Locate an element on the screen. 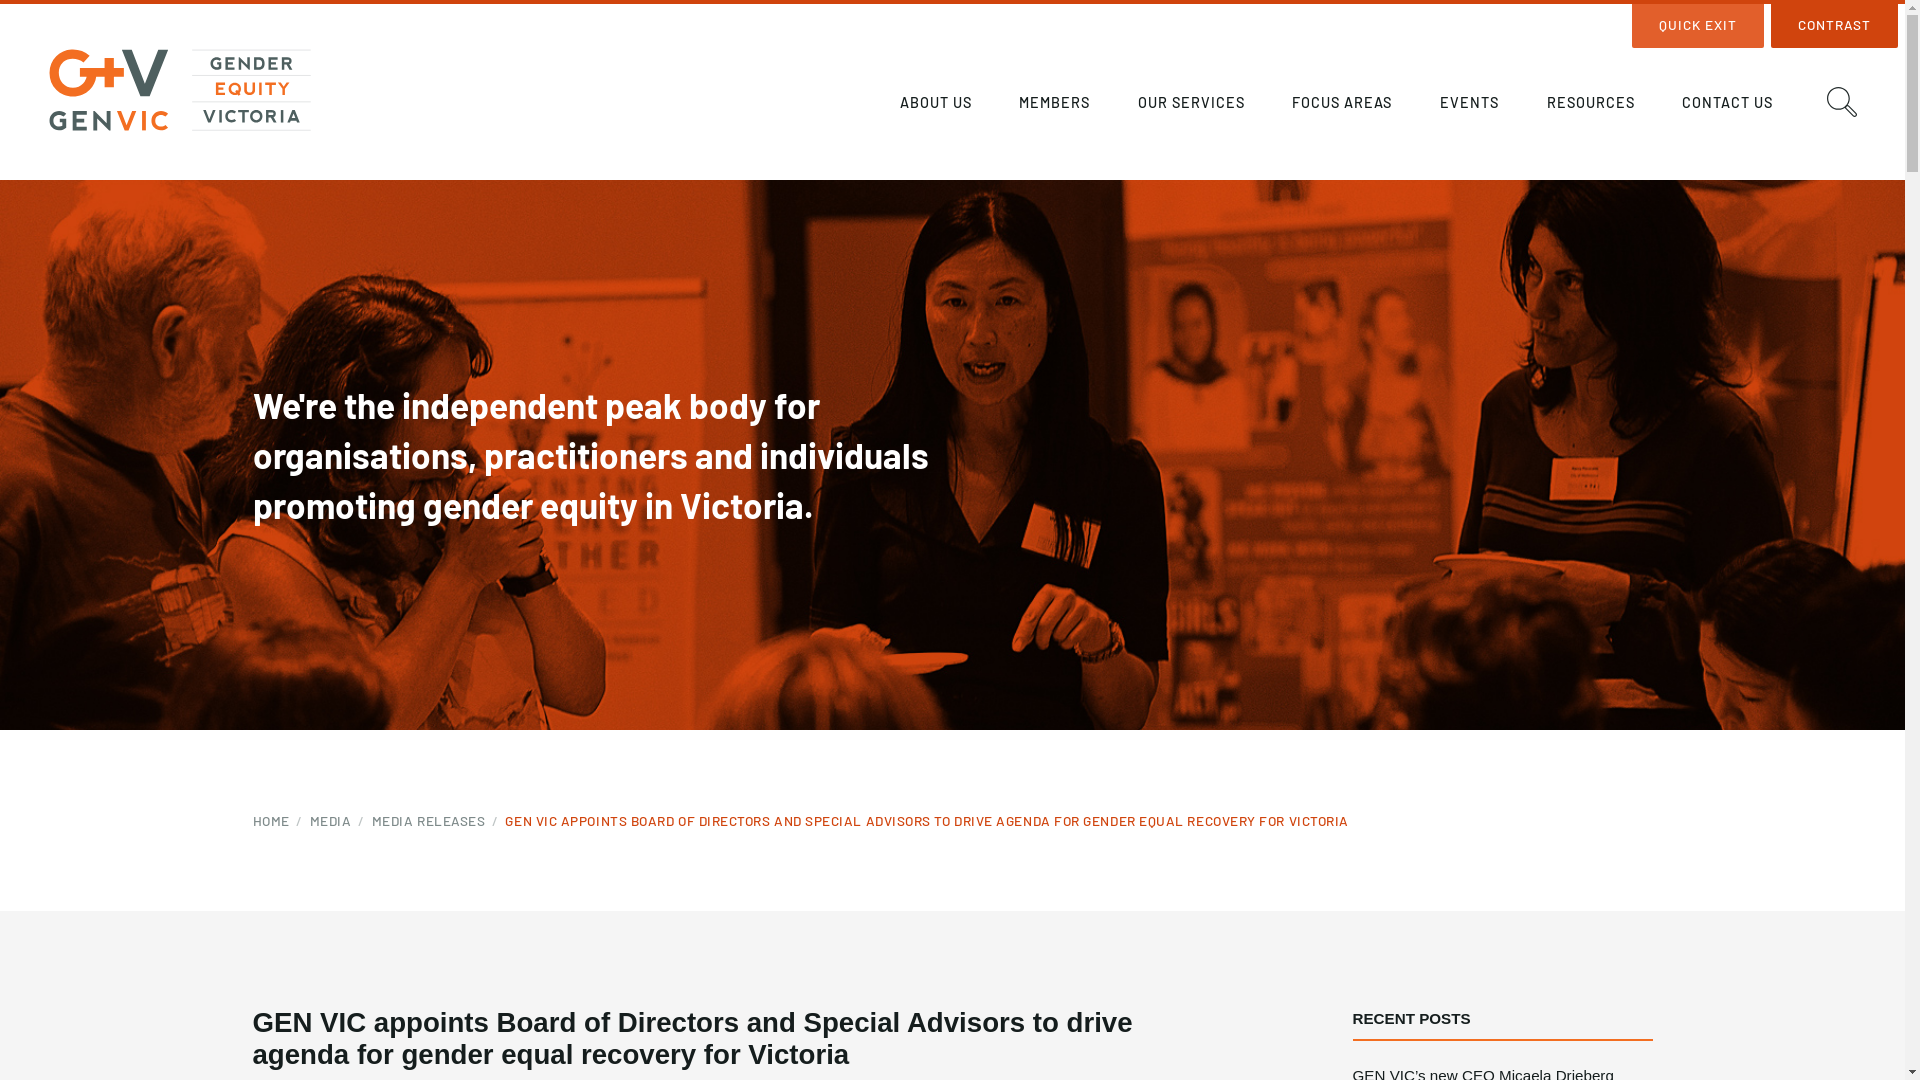  'QUICK EXIT' is located at coordinates (1697, 26).